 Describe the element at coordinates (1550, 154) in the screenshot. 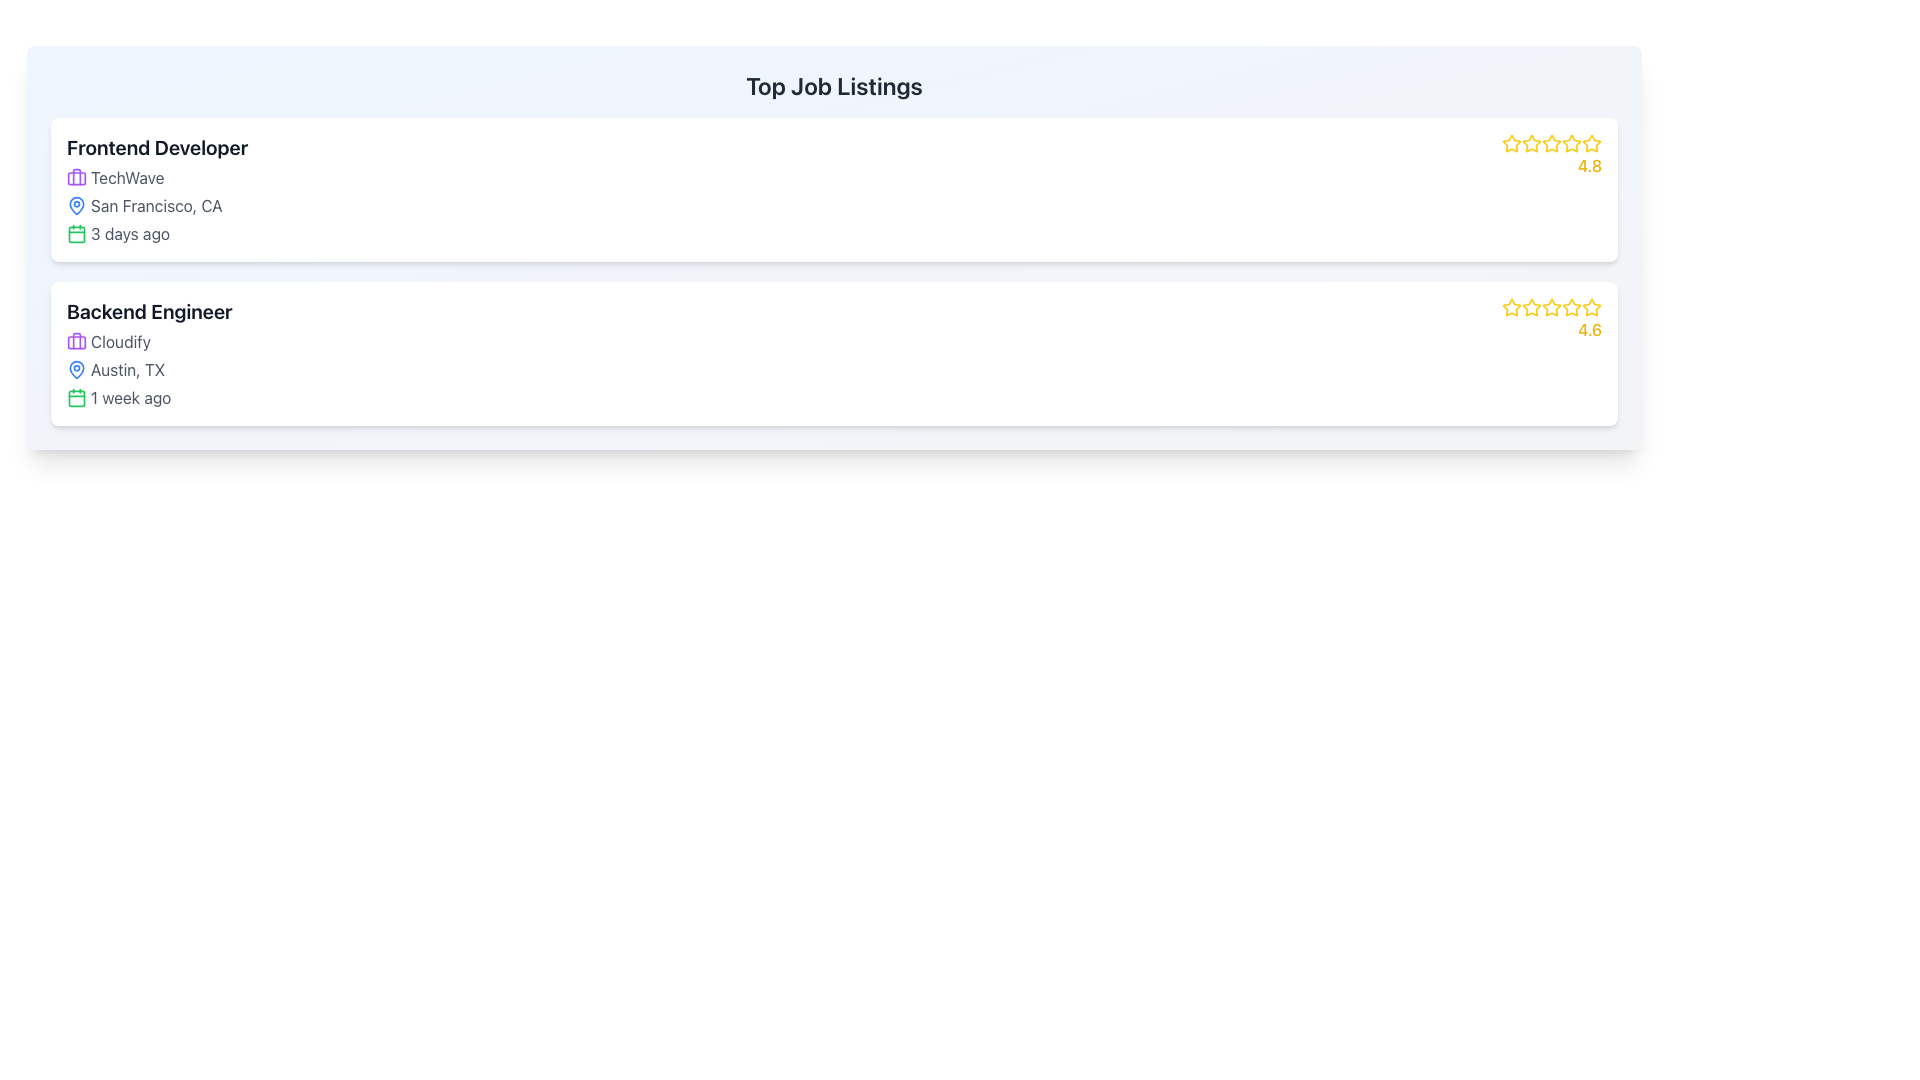

I see `the rating display element located in the top-right corner of the item card for the 'Frontend Developer' position` at that location.